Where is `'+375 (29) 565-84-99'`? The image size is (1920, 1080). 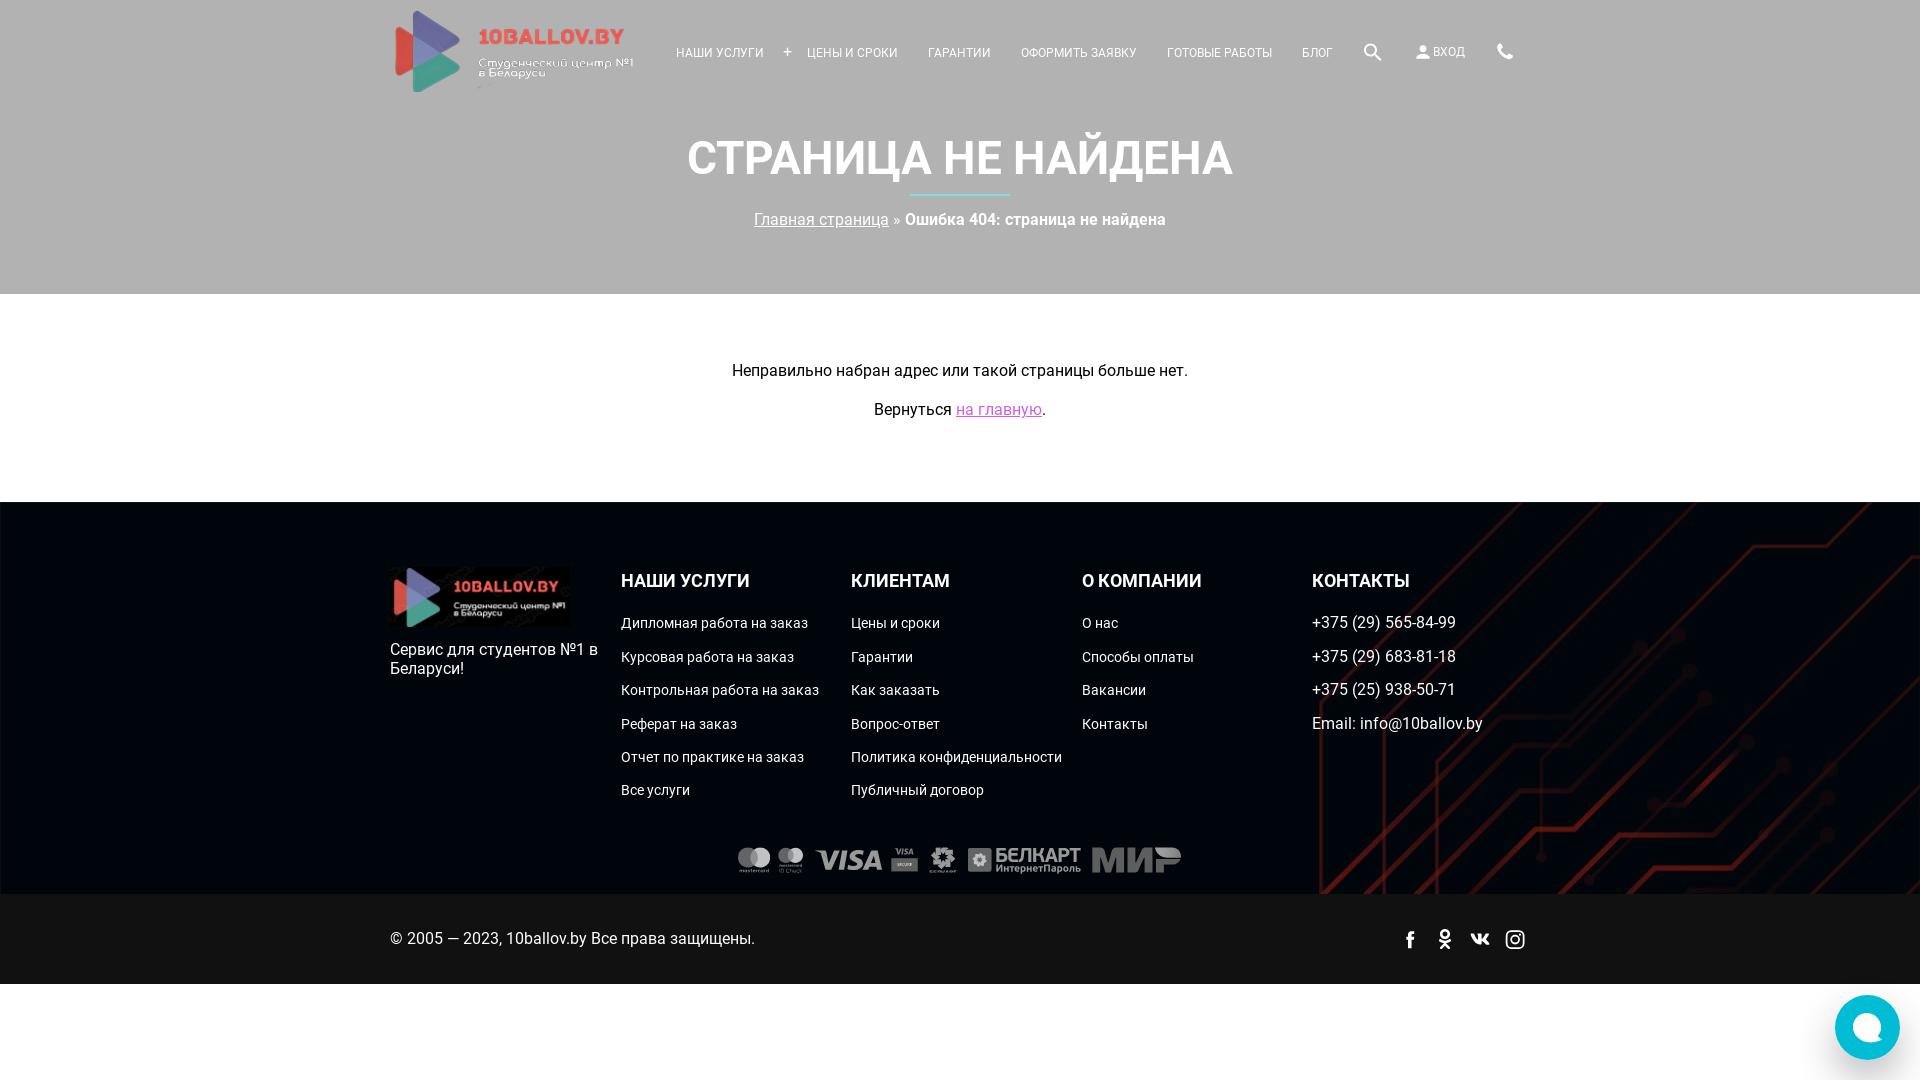
'+375 (29) 565-84-99' is located at coordinates (1382, 621).